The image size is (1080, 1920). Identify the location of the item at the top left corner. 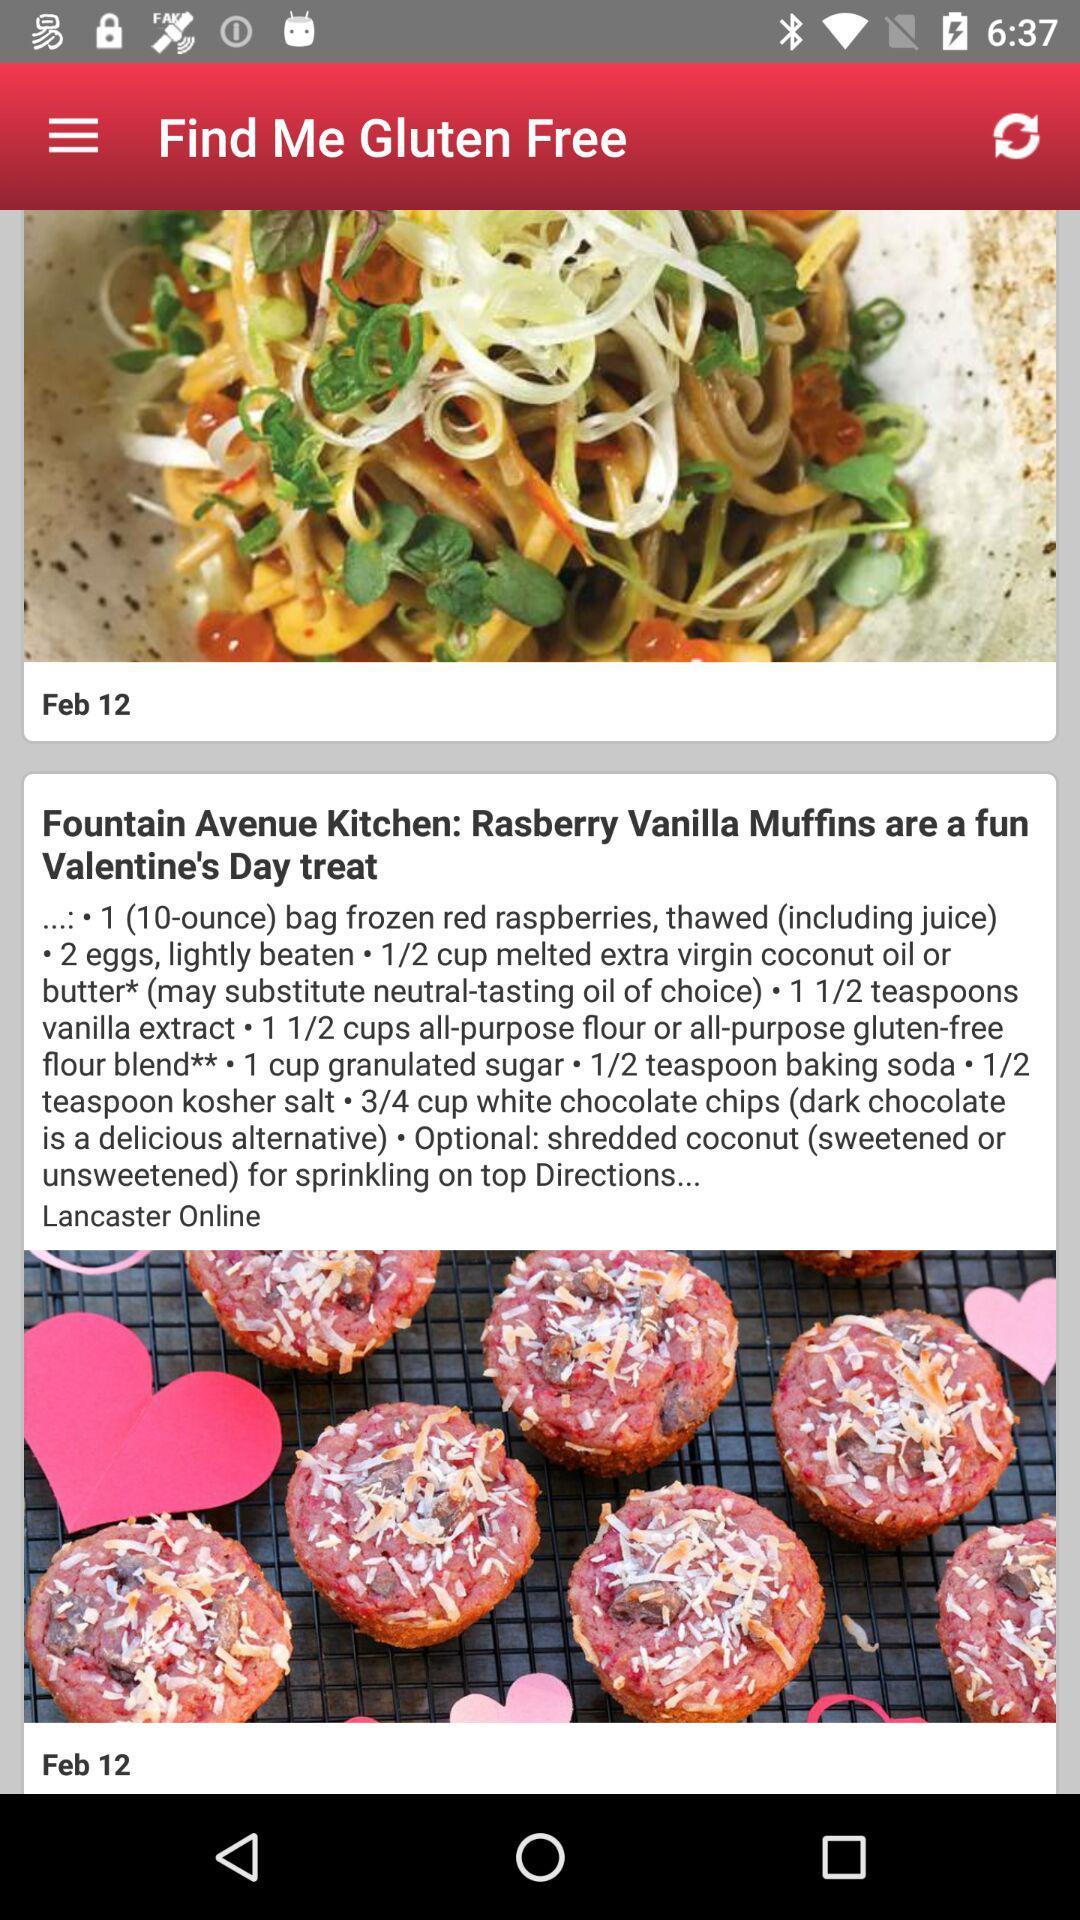
(72, 135).